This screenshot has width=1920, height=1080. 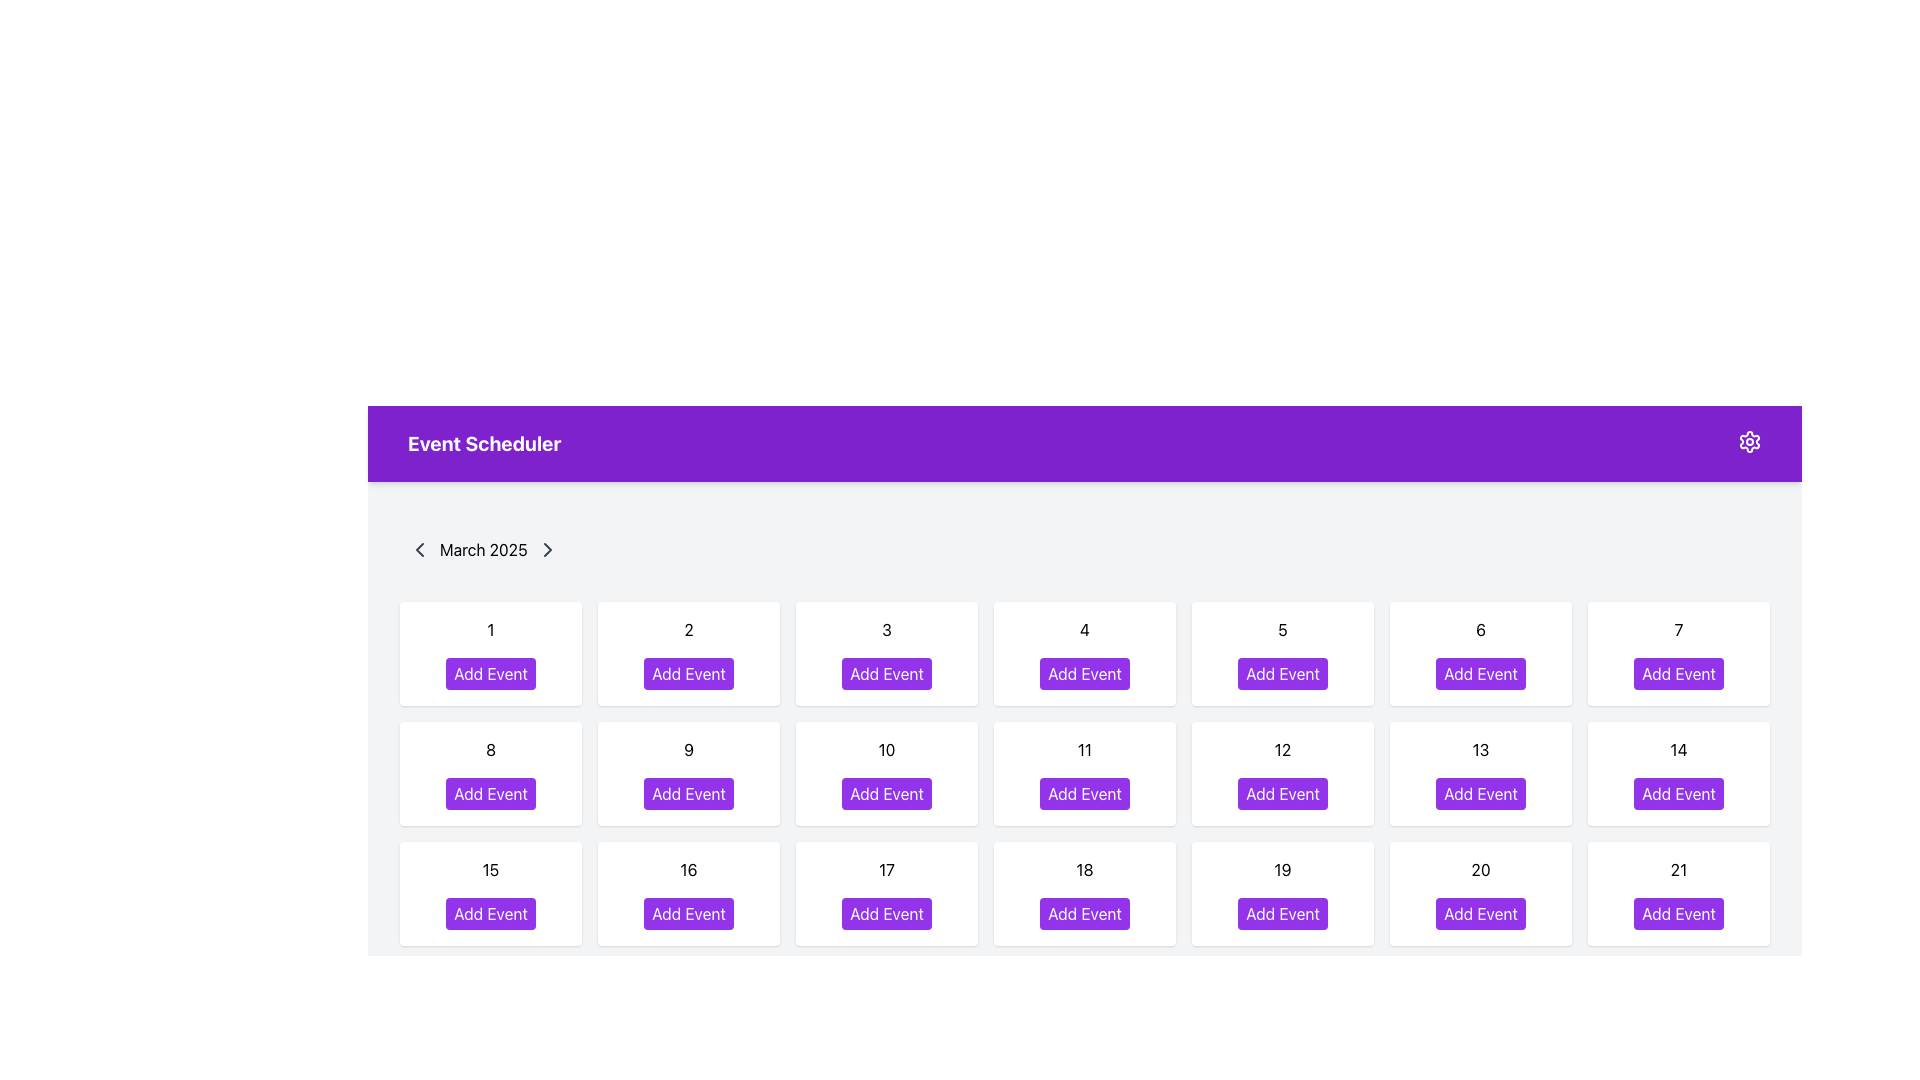 I want to click on the left-facing chevron icon button located at the leftmost side of the horizontal bar displaying 'March 2025', so click(x=419, y=550).